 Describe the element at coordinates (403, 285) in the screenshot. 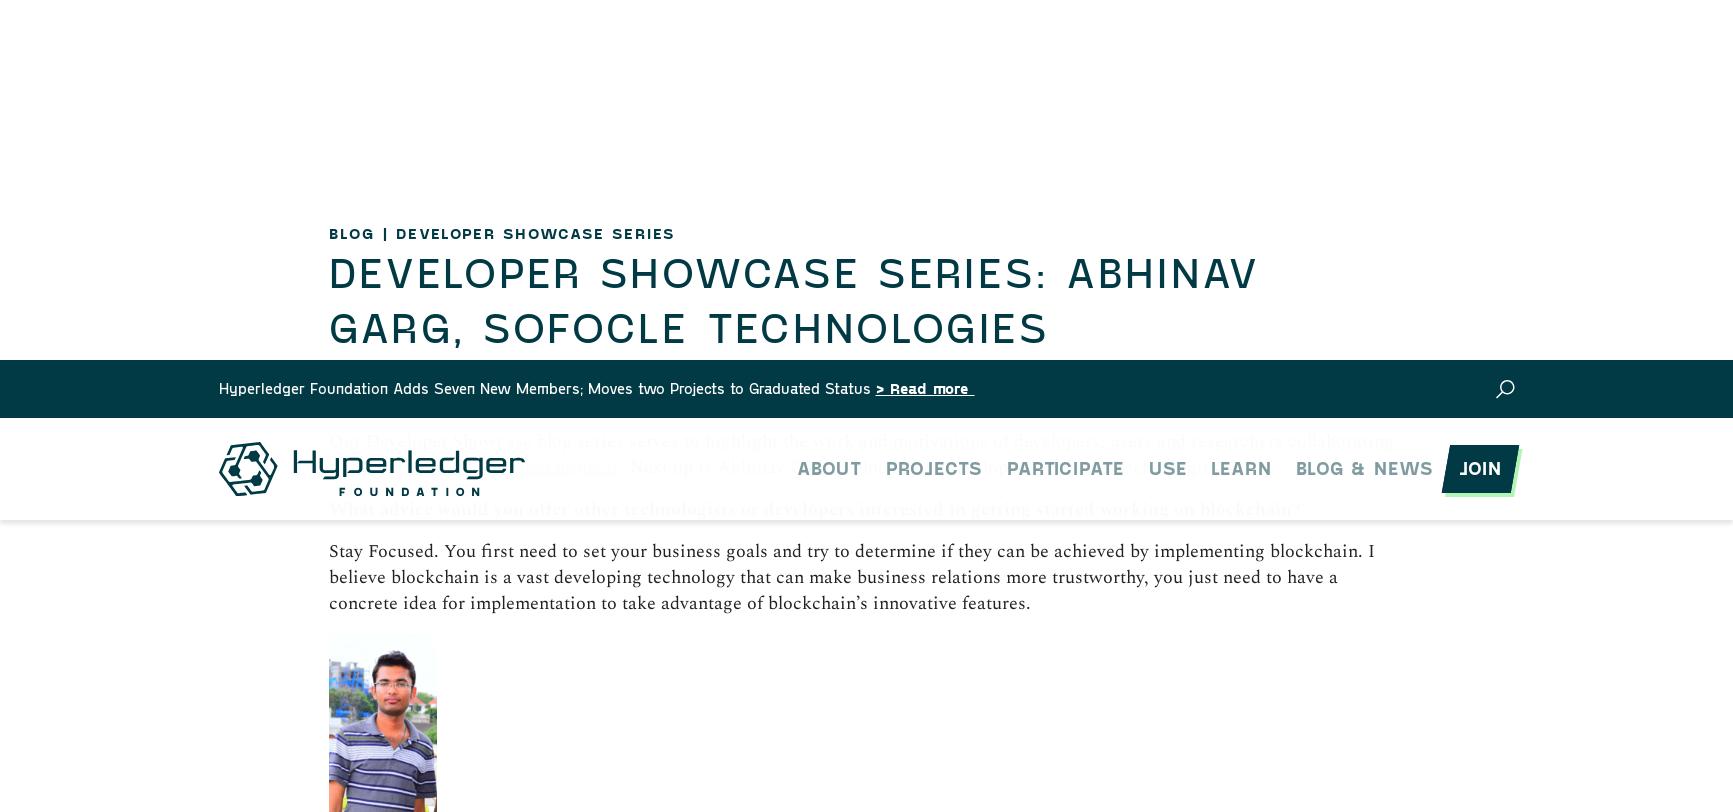

I see `'Besu'` at that location.